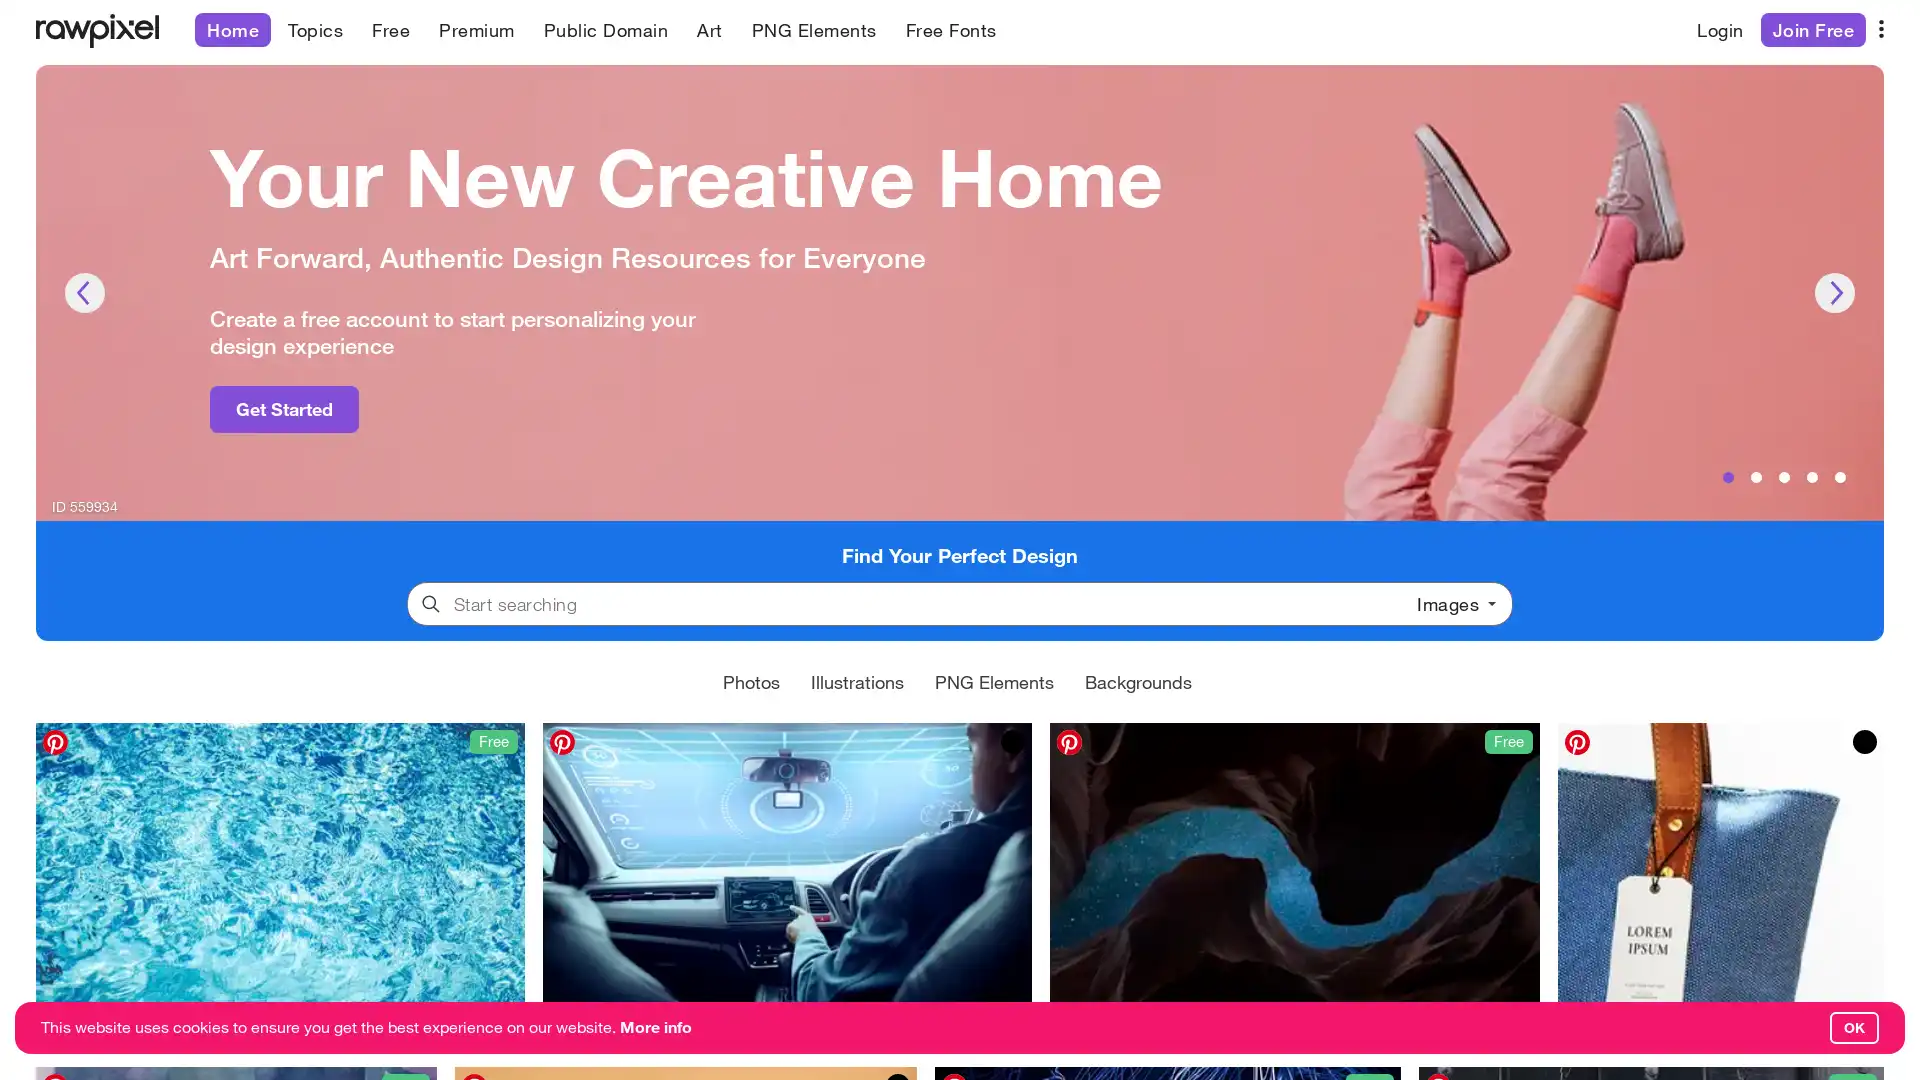  Describe the element at coordinates (1588, 1029) in the screenshot. I see `Save` at that location.